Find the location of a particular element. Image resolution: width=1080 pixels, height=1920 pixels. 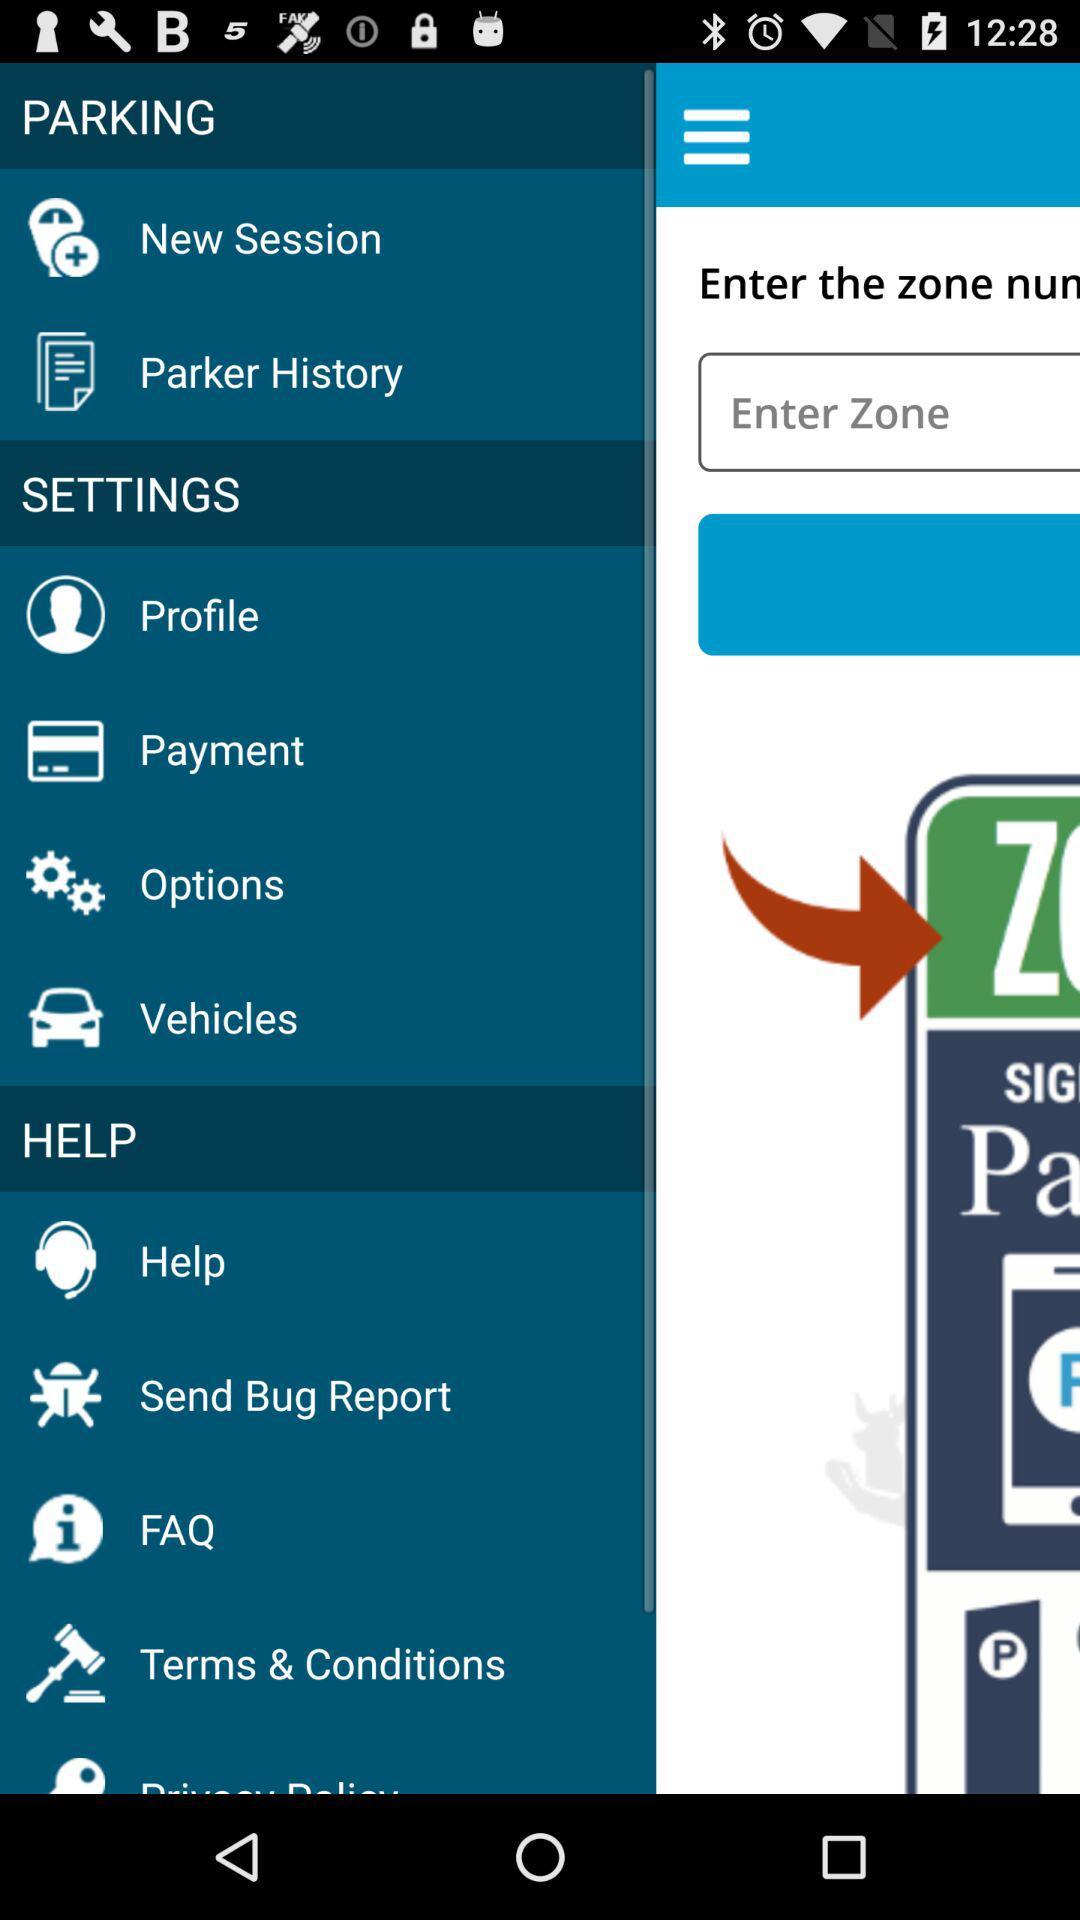

item above the terms & conditions is located at coordinates (176, 1527).